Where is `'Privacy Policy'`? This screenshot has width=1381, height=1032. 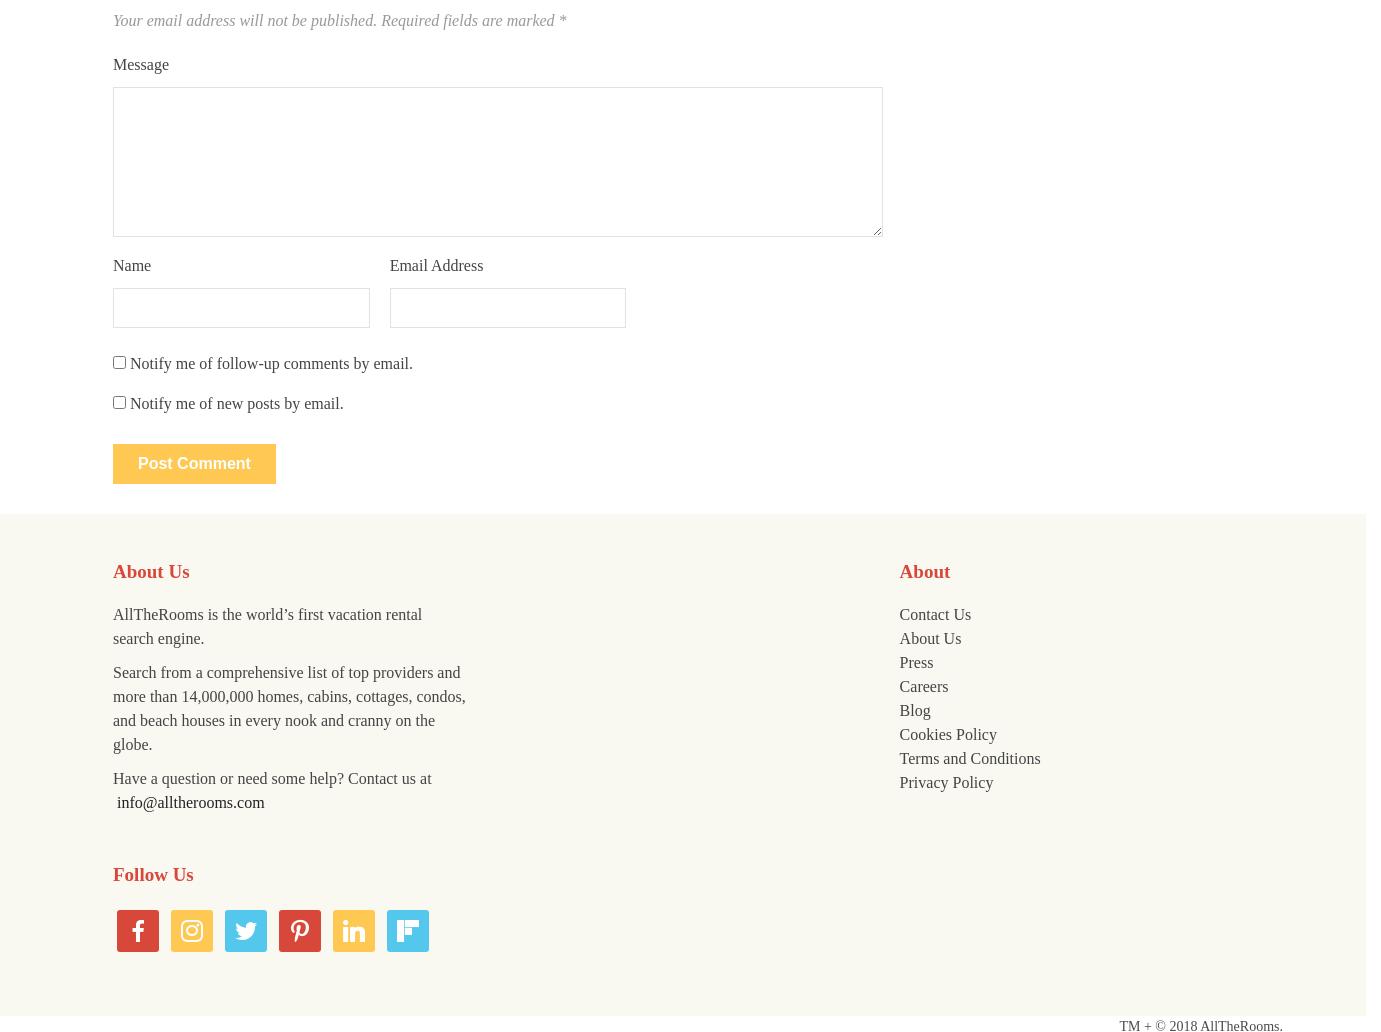
'Privacy Policy' is located at coordinates (944, 782).